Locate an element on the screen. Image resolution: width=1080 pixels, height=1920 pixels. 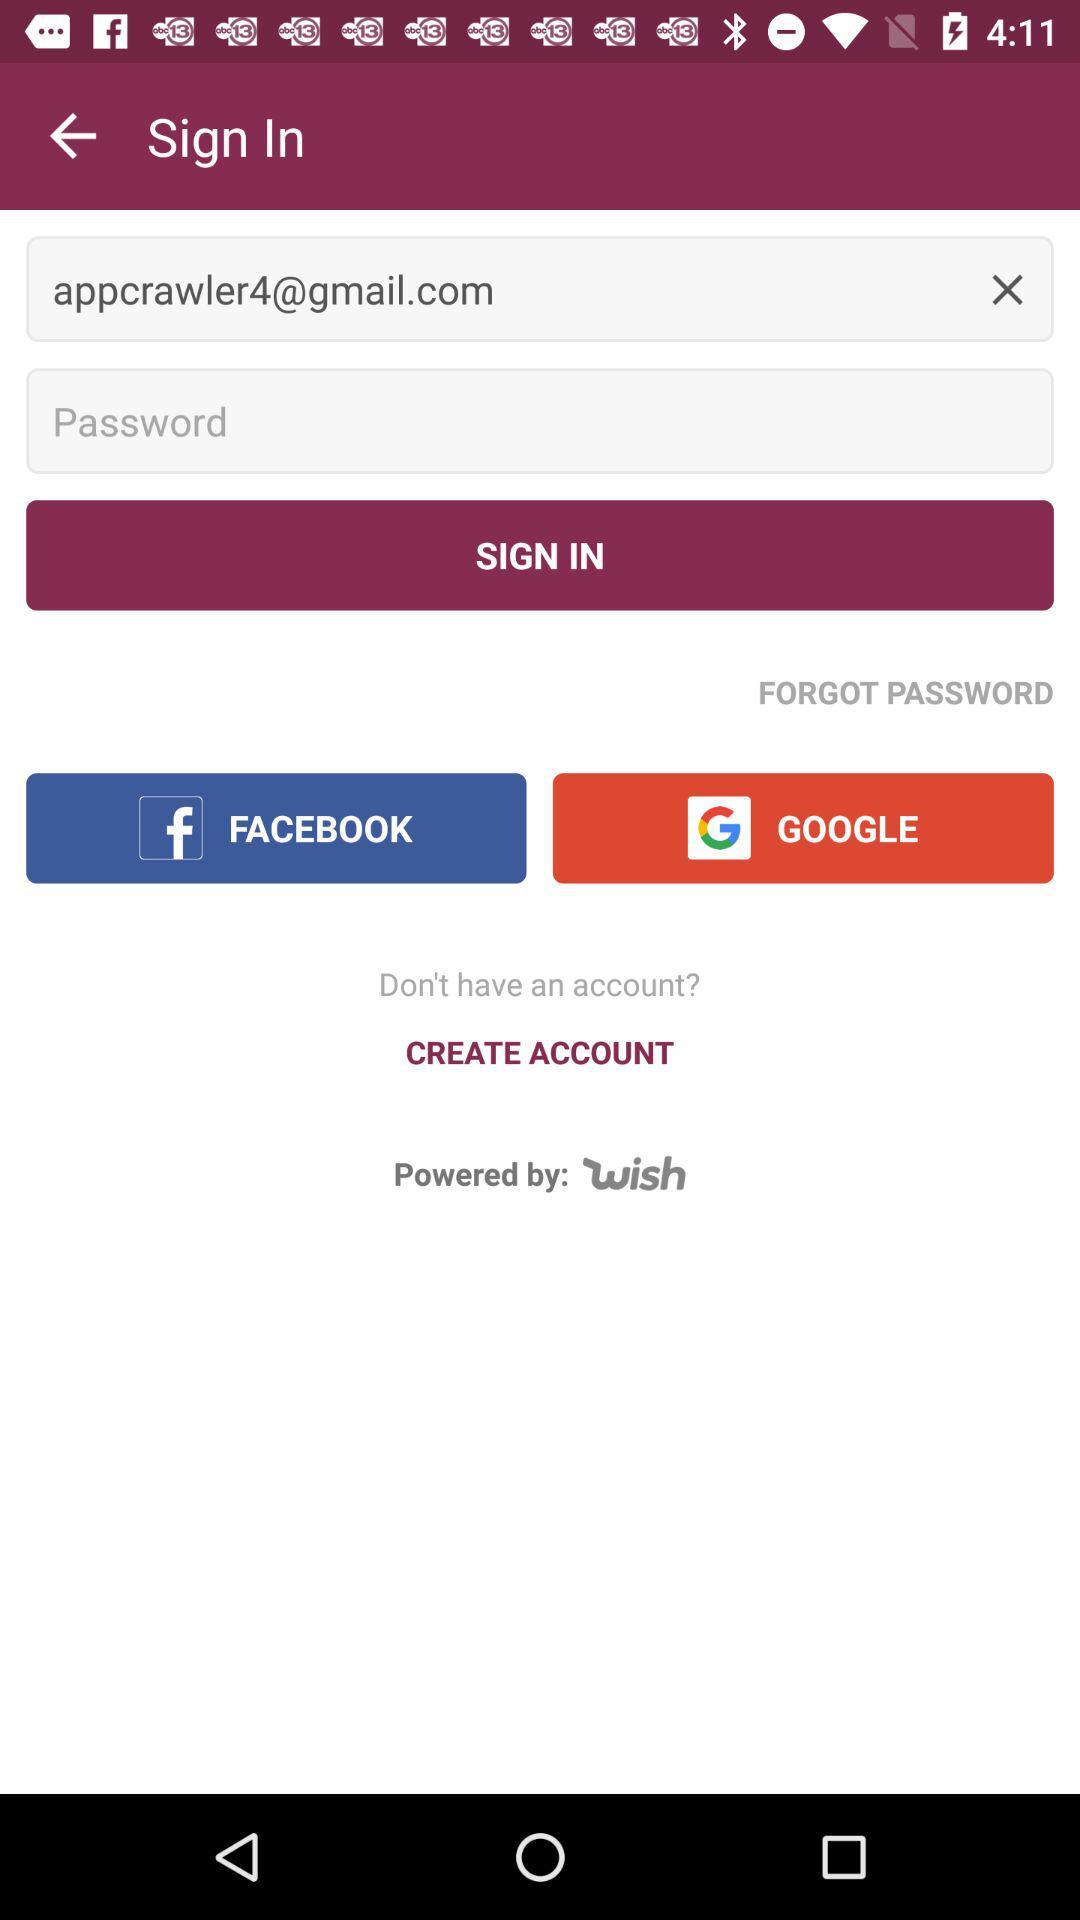
the facebook option is located at coordinates (276, 828).